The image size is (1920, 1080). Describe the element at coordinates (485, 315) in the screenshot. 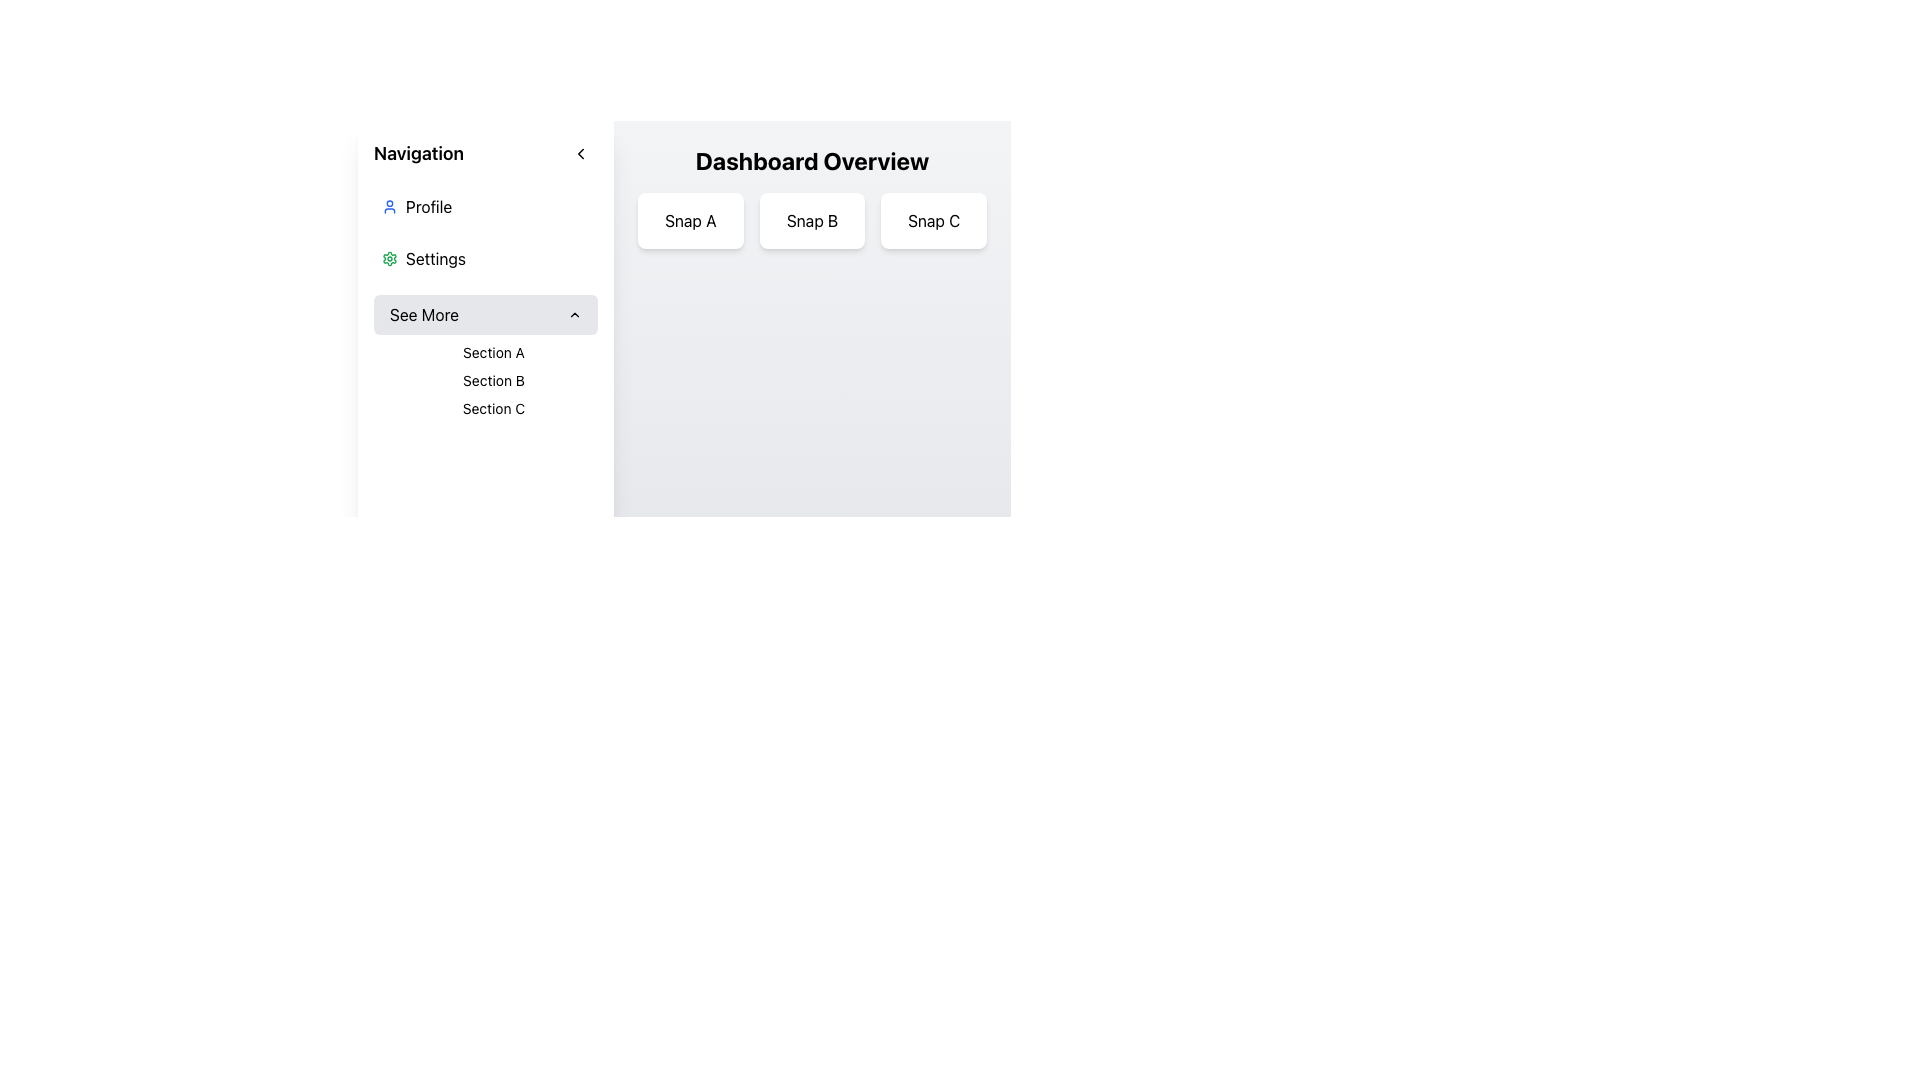

I see `the sidebar button that toggles the visibility of the submenu containing 'Section A', 'Section B', and 'Section C' to change its background color` at that location.